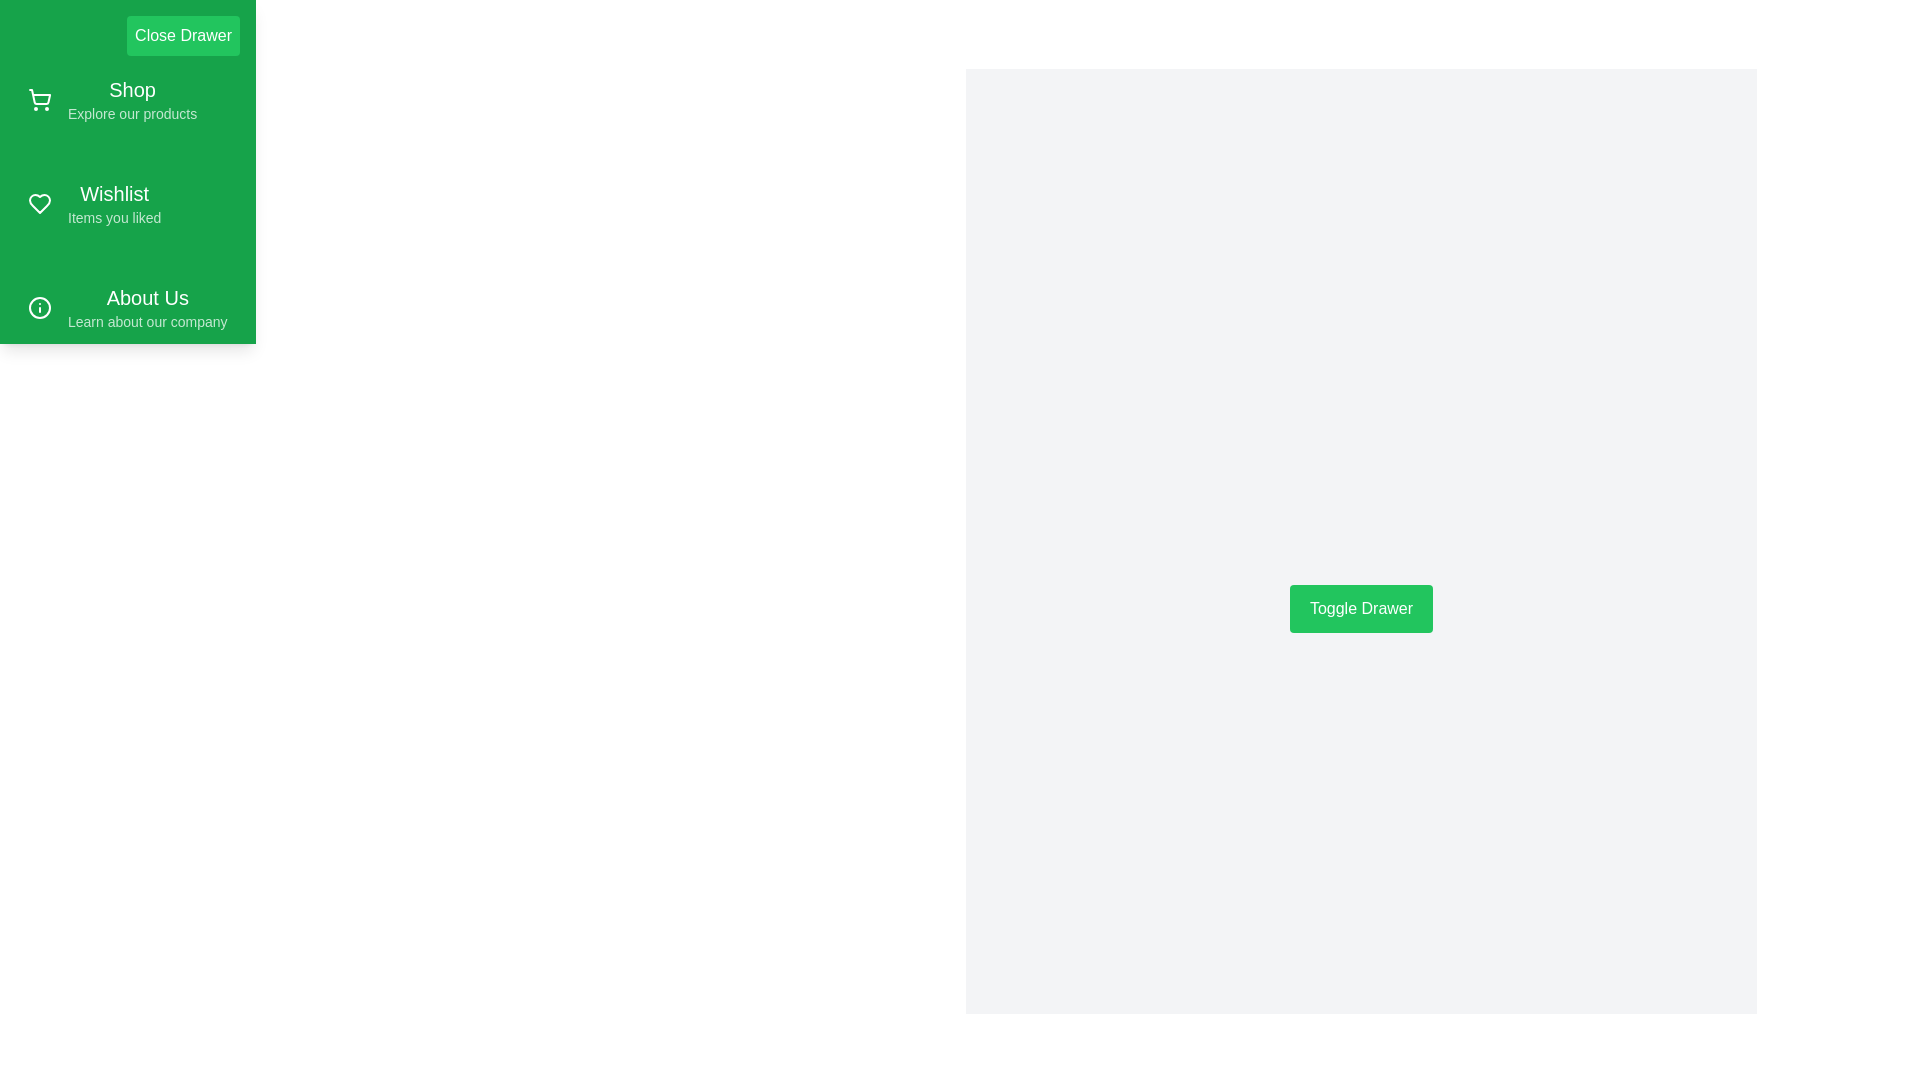  What do you see at coordinates (1360, 608) in the screenshot?
I see `the button labeled Toggle Drawer to toggle the drawer visibility` at bounding box center [1360, 608].